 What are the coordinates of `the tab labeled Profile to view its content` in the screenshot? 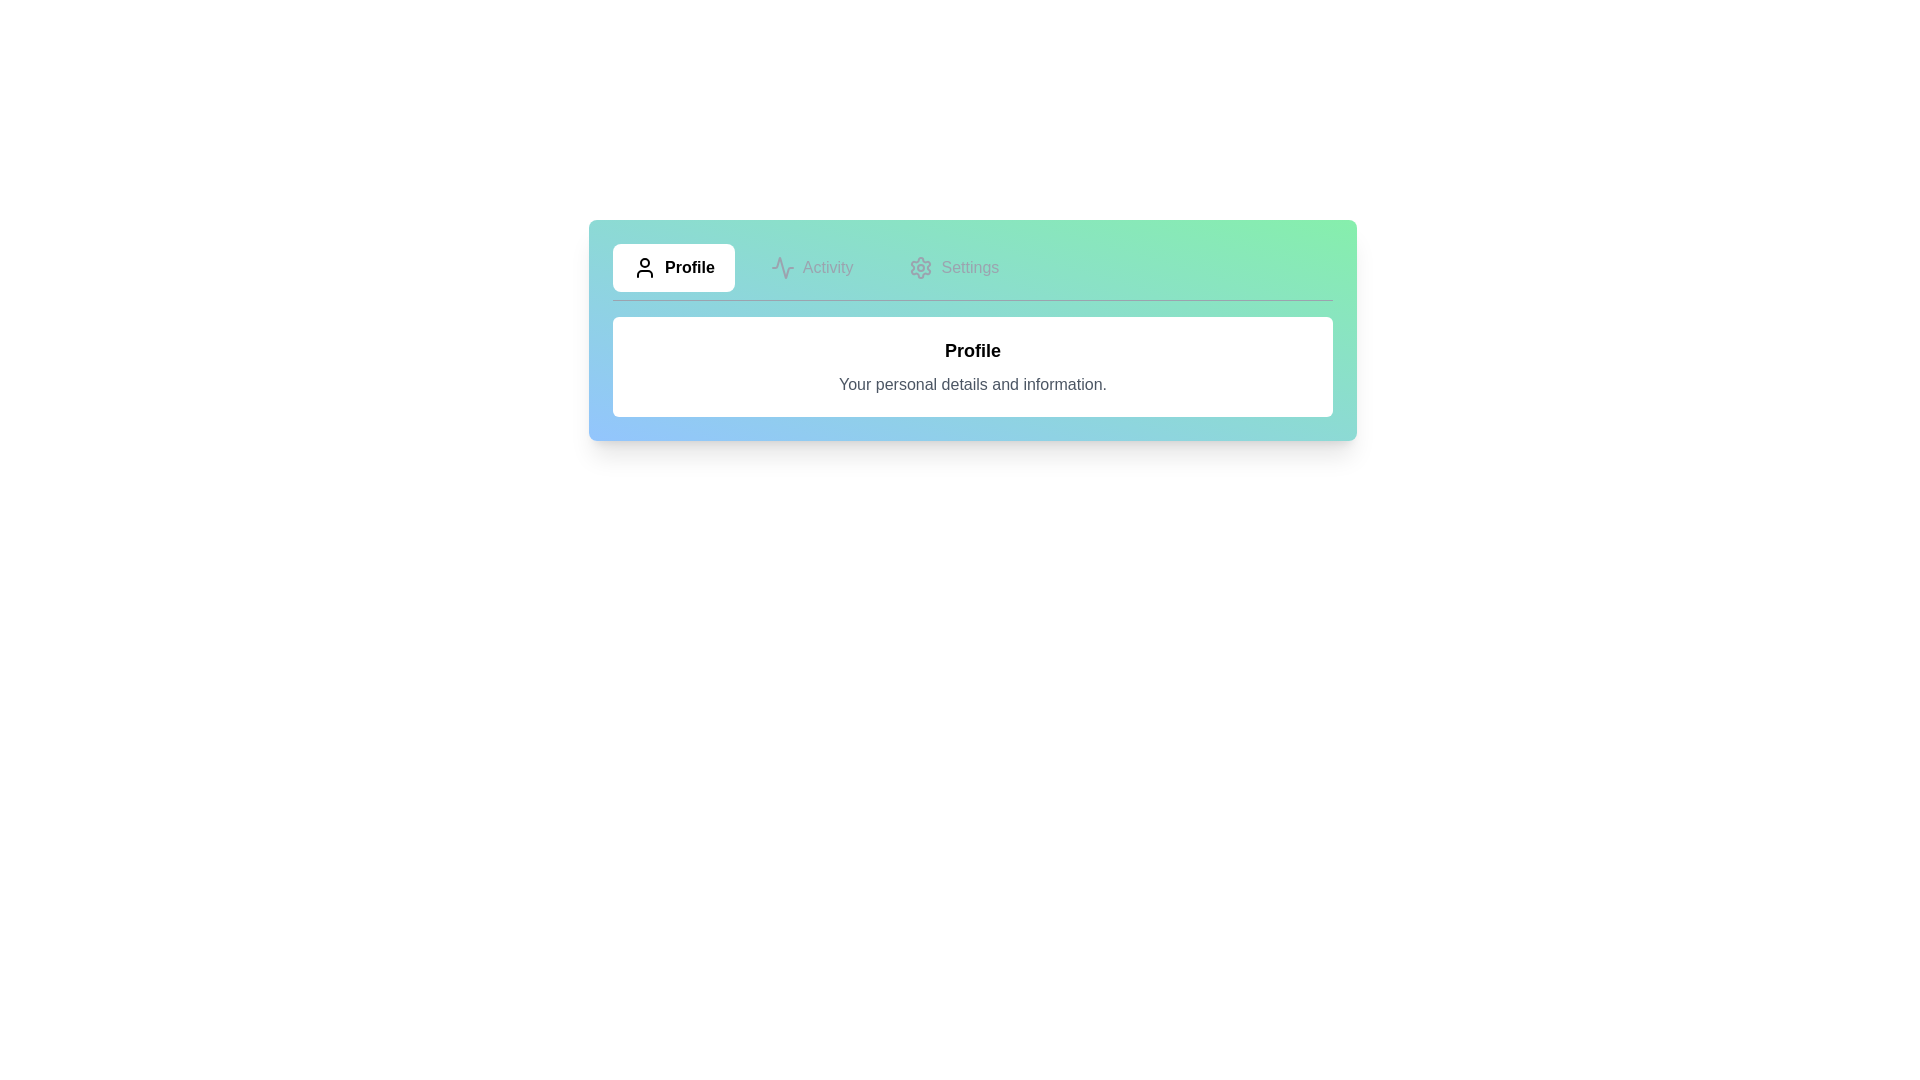 It's located at (673, 266).